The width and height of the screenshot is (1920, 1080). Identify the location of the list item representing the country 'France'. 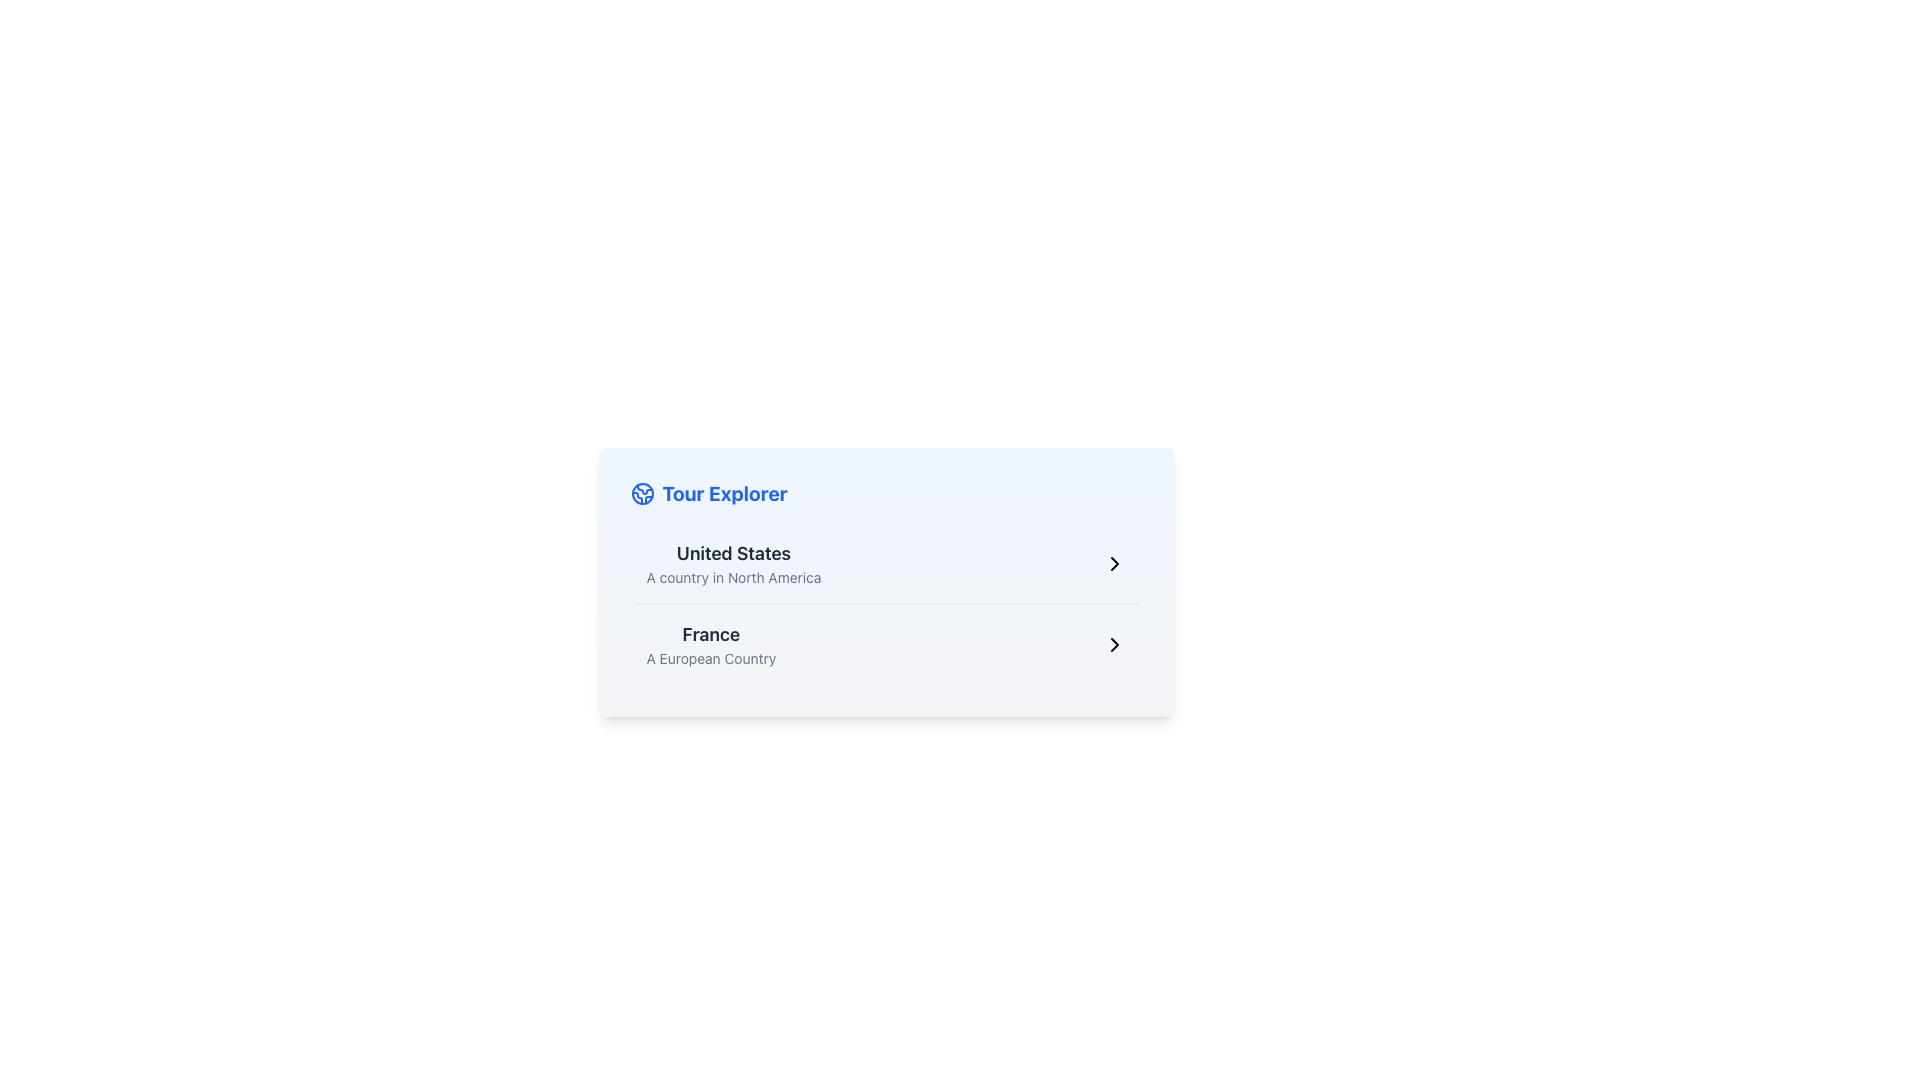
(711, 644).